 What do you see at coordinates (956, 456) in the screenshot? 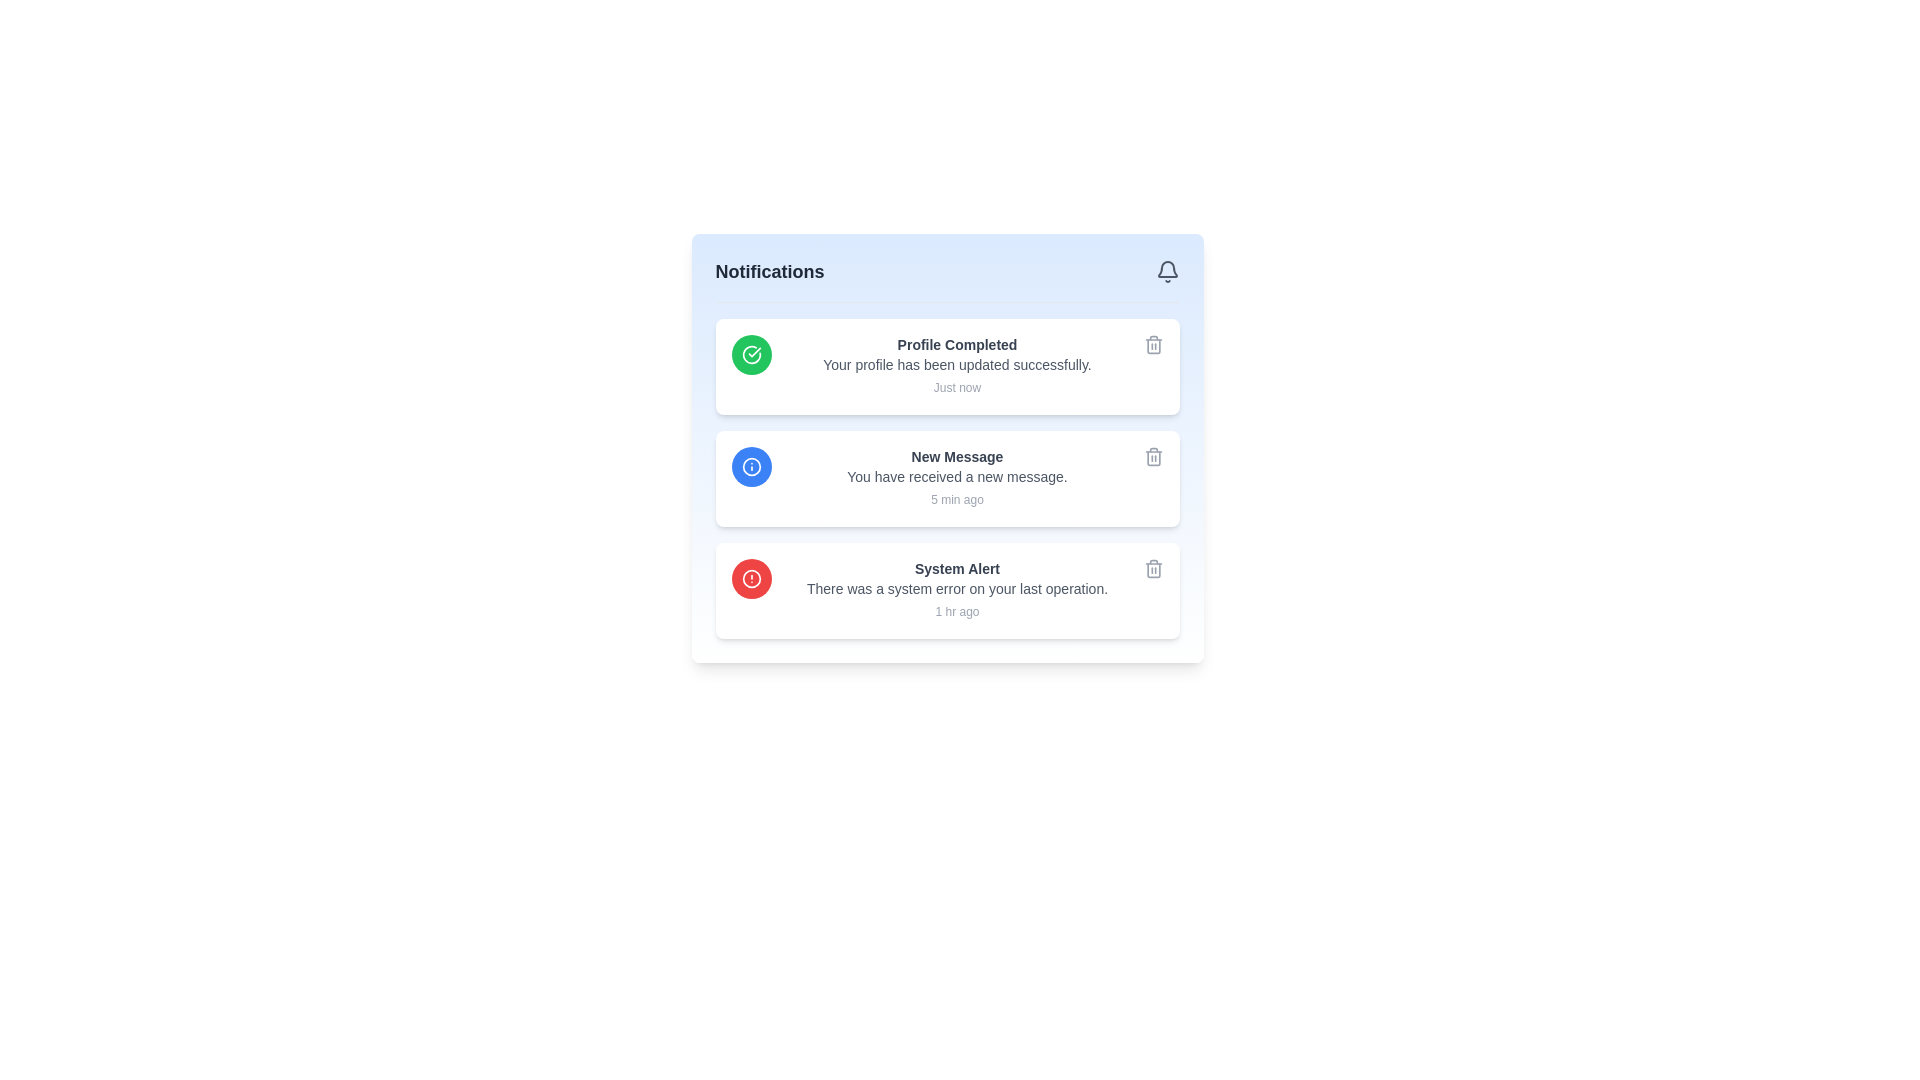
I see `the 'New Message' text label` at bounding box center [956, 456].